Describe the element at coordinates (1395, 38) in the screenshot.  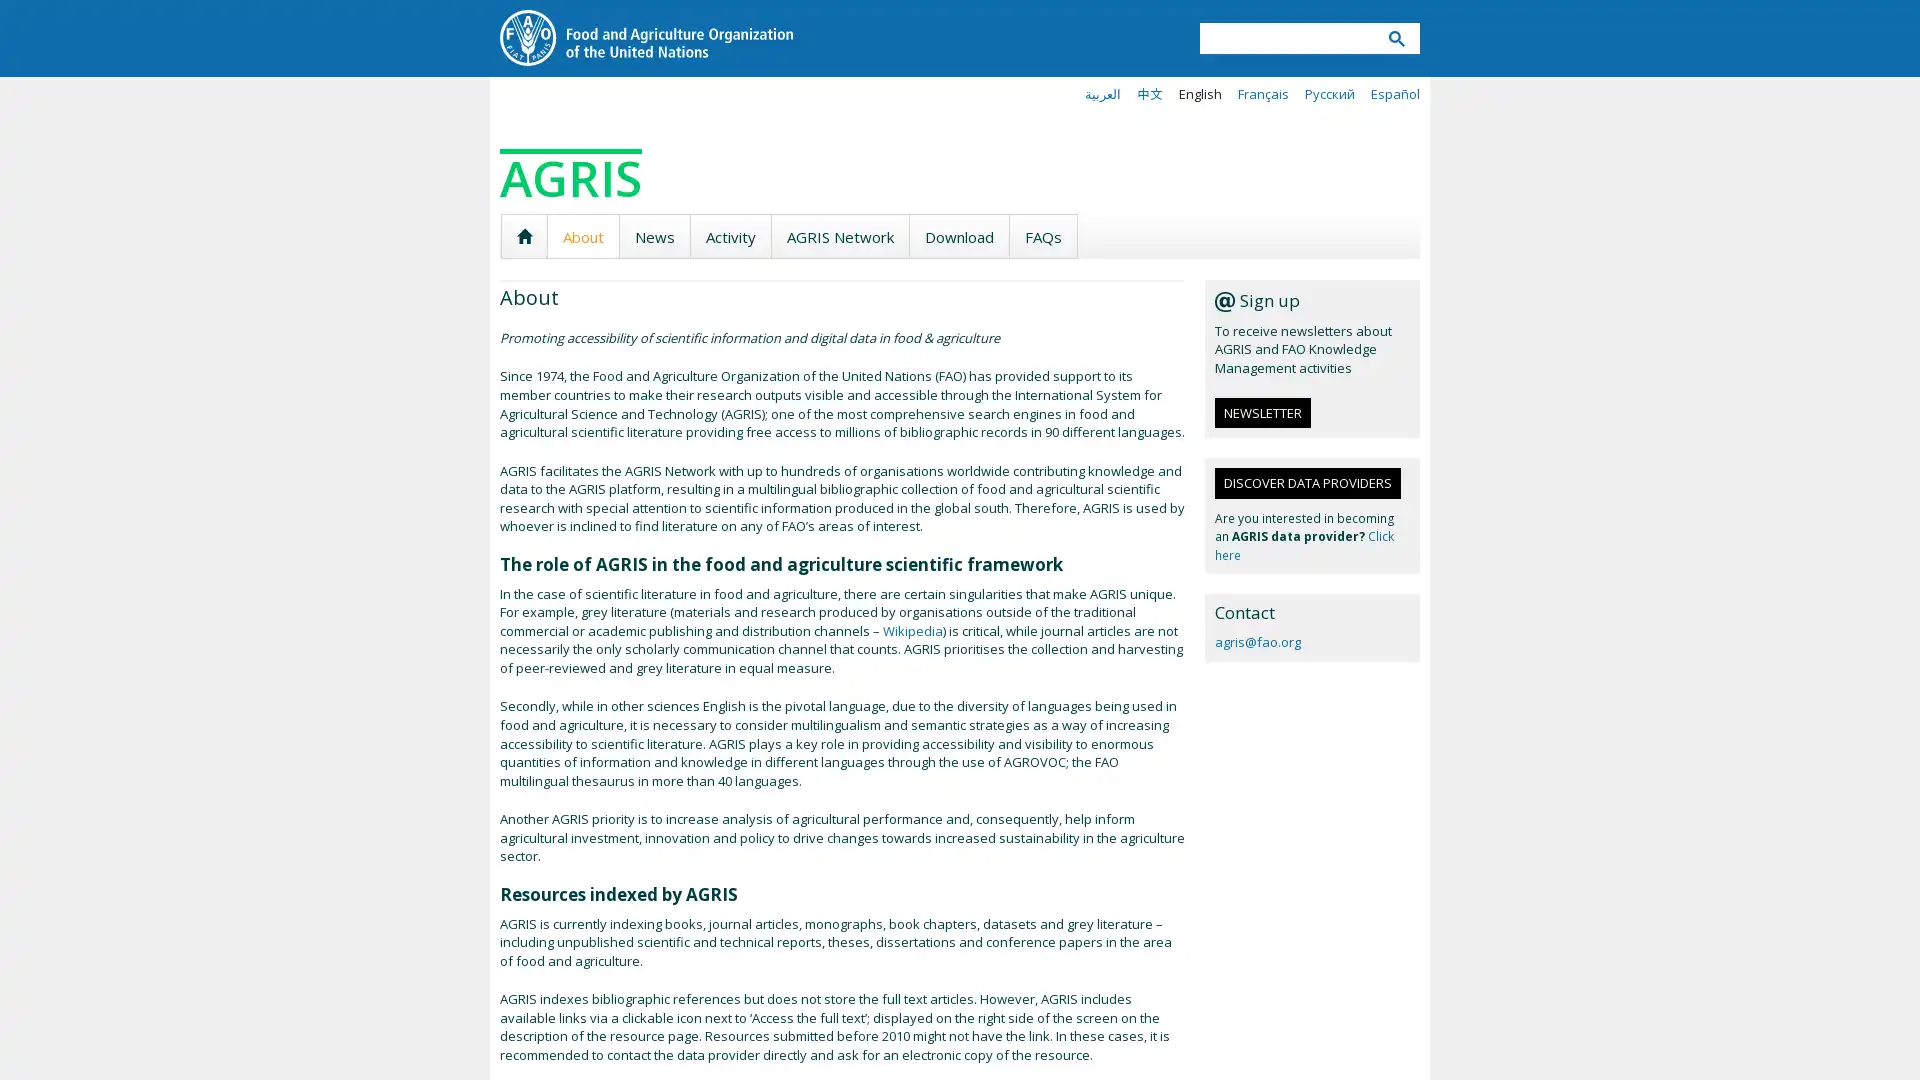
I see `search` at that location.